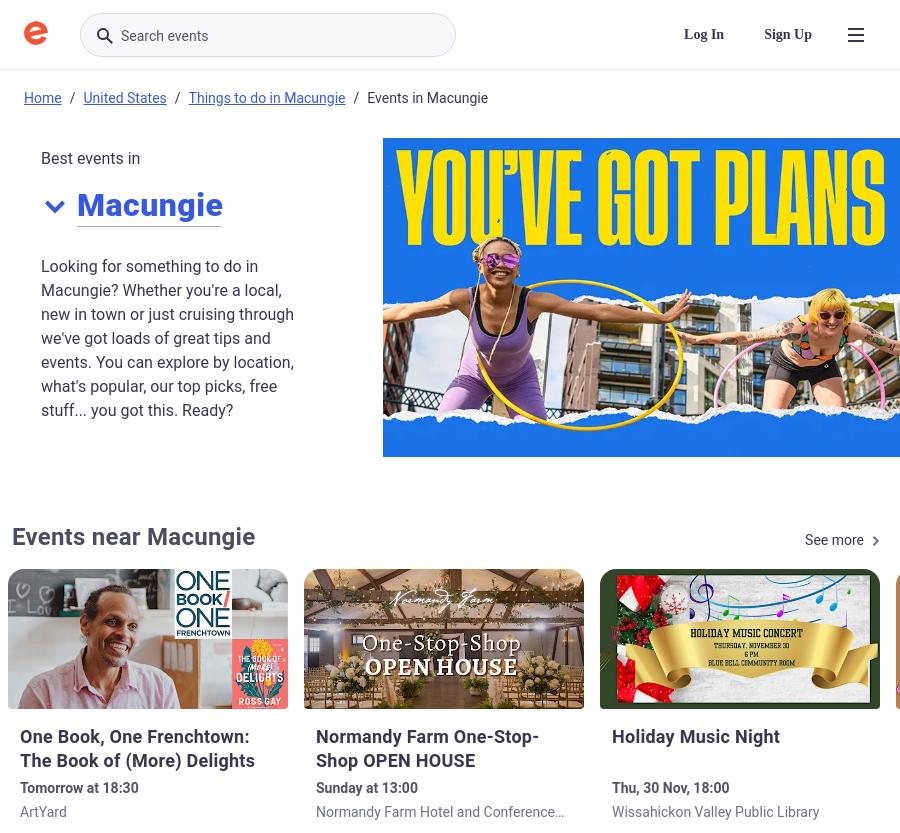 The image size is (900, 833). Describe the element at coordinates (78, 787) in the screenshot. I see `'Tomorrow at 18:30'` at that location.